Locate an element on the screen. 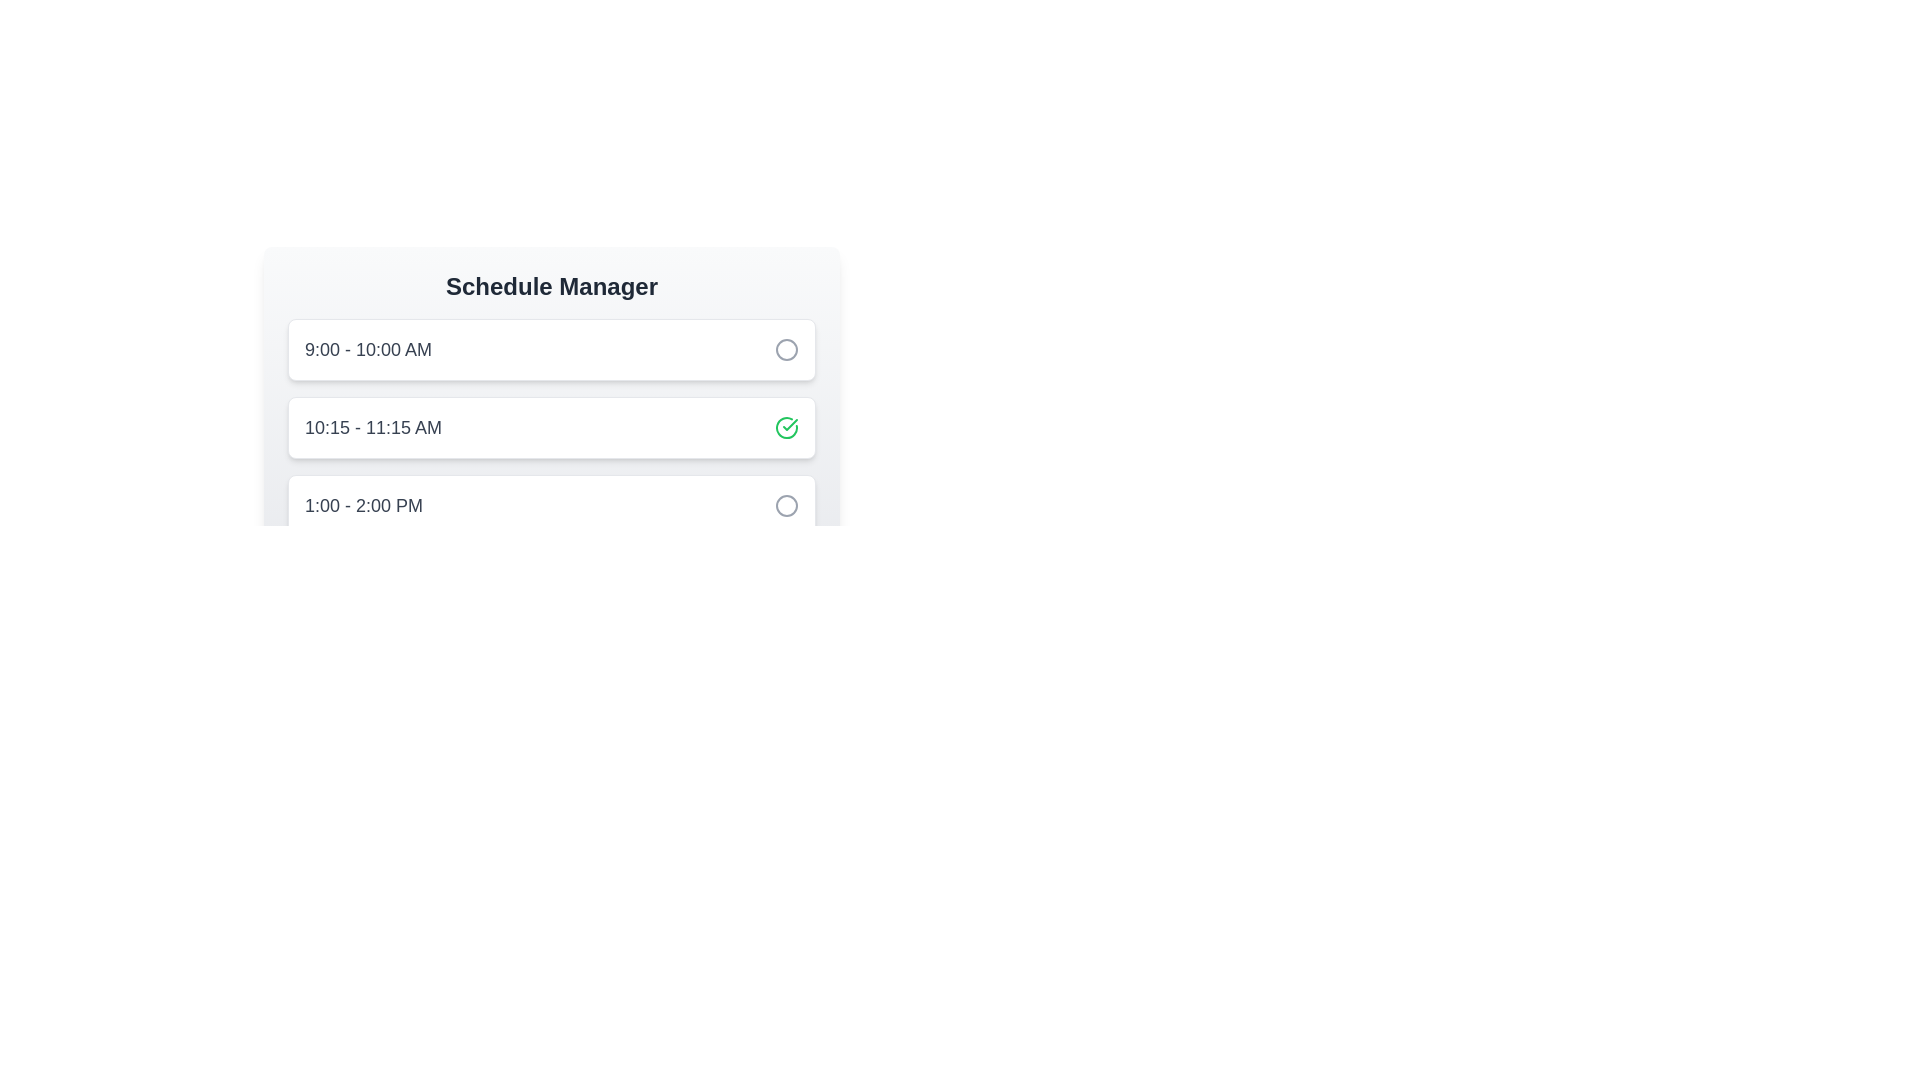 Image resolution: width=1920 pixels, height=1080 pixels. the timeslot corresponding to 2 is located at coordinates (552, 427).